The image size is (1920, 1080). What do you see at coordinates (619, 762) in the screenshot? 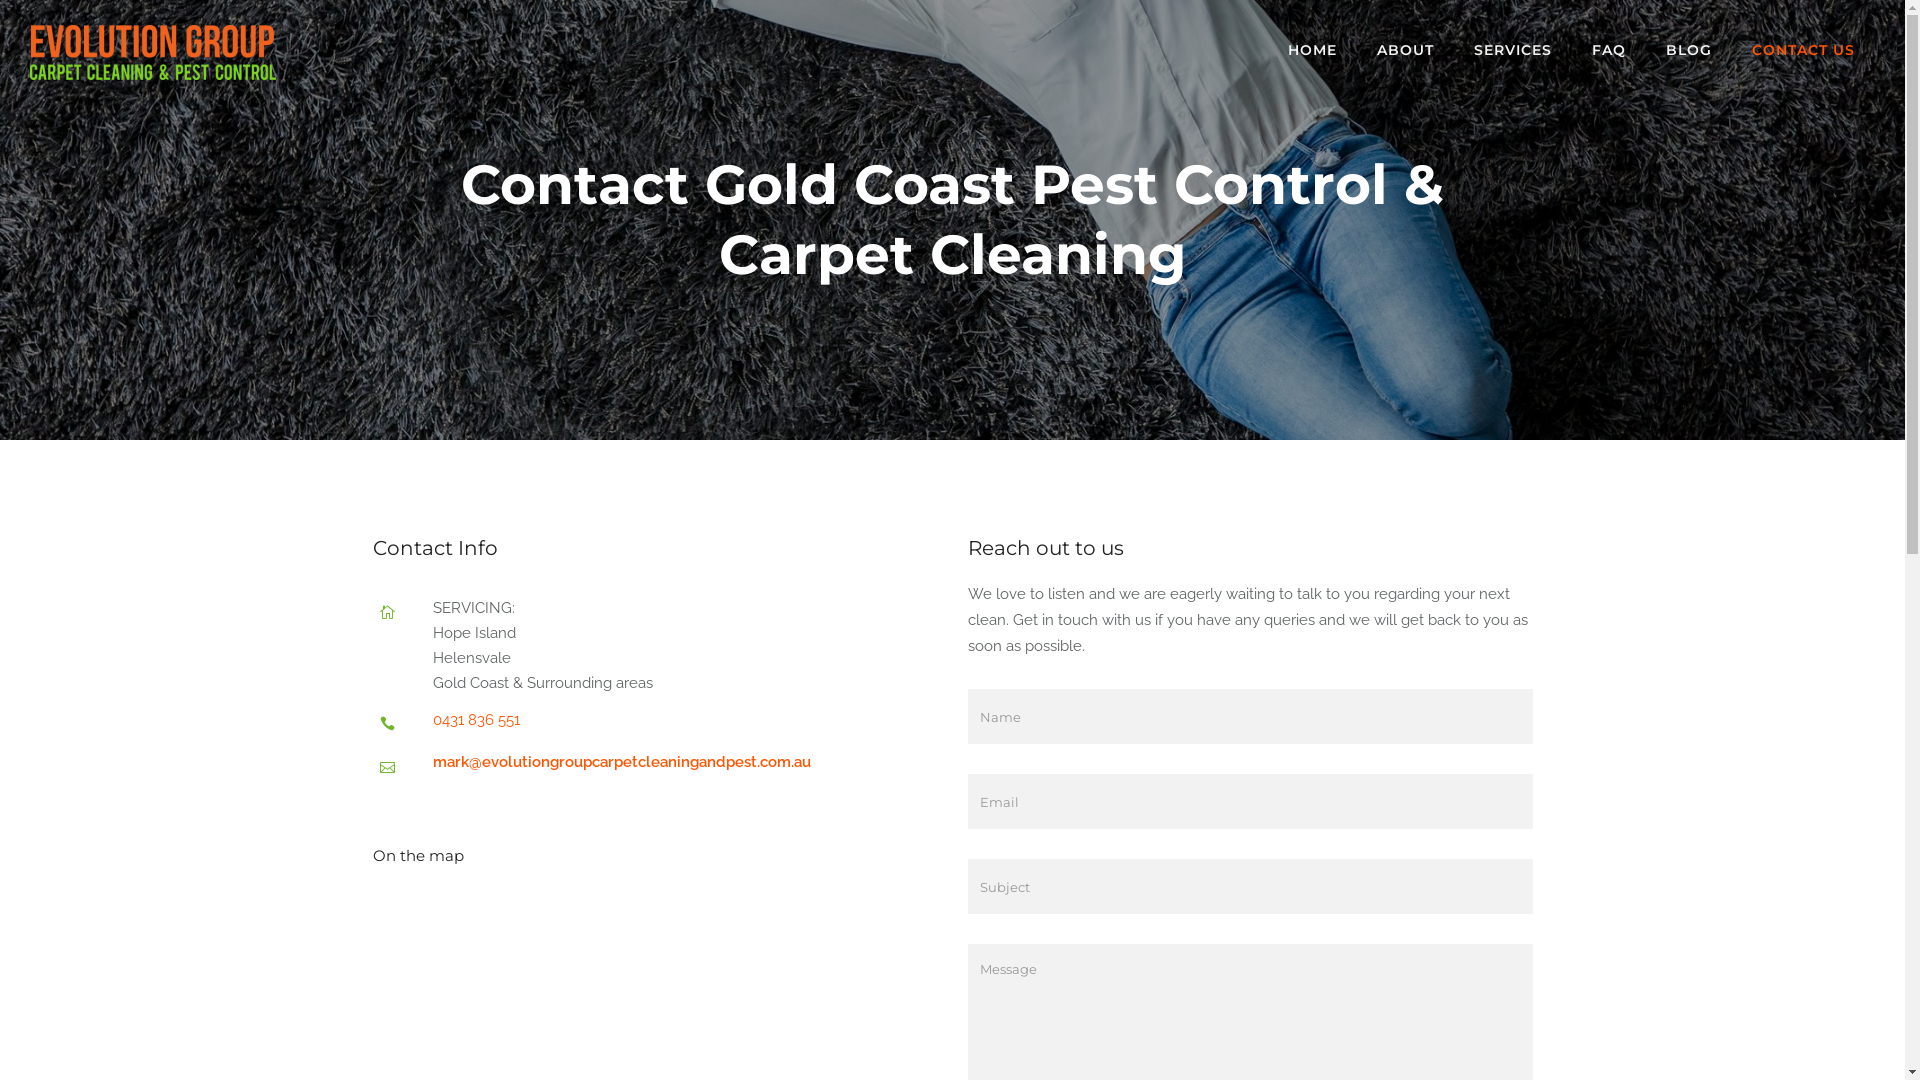
I see `'mark@evolutiongroupcarpetcleaningandpest.com.au'` at bounding box center [619, 762].